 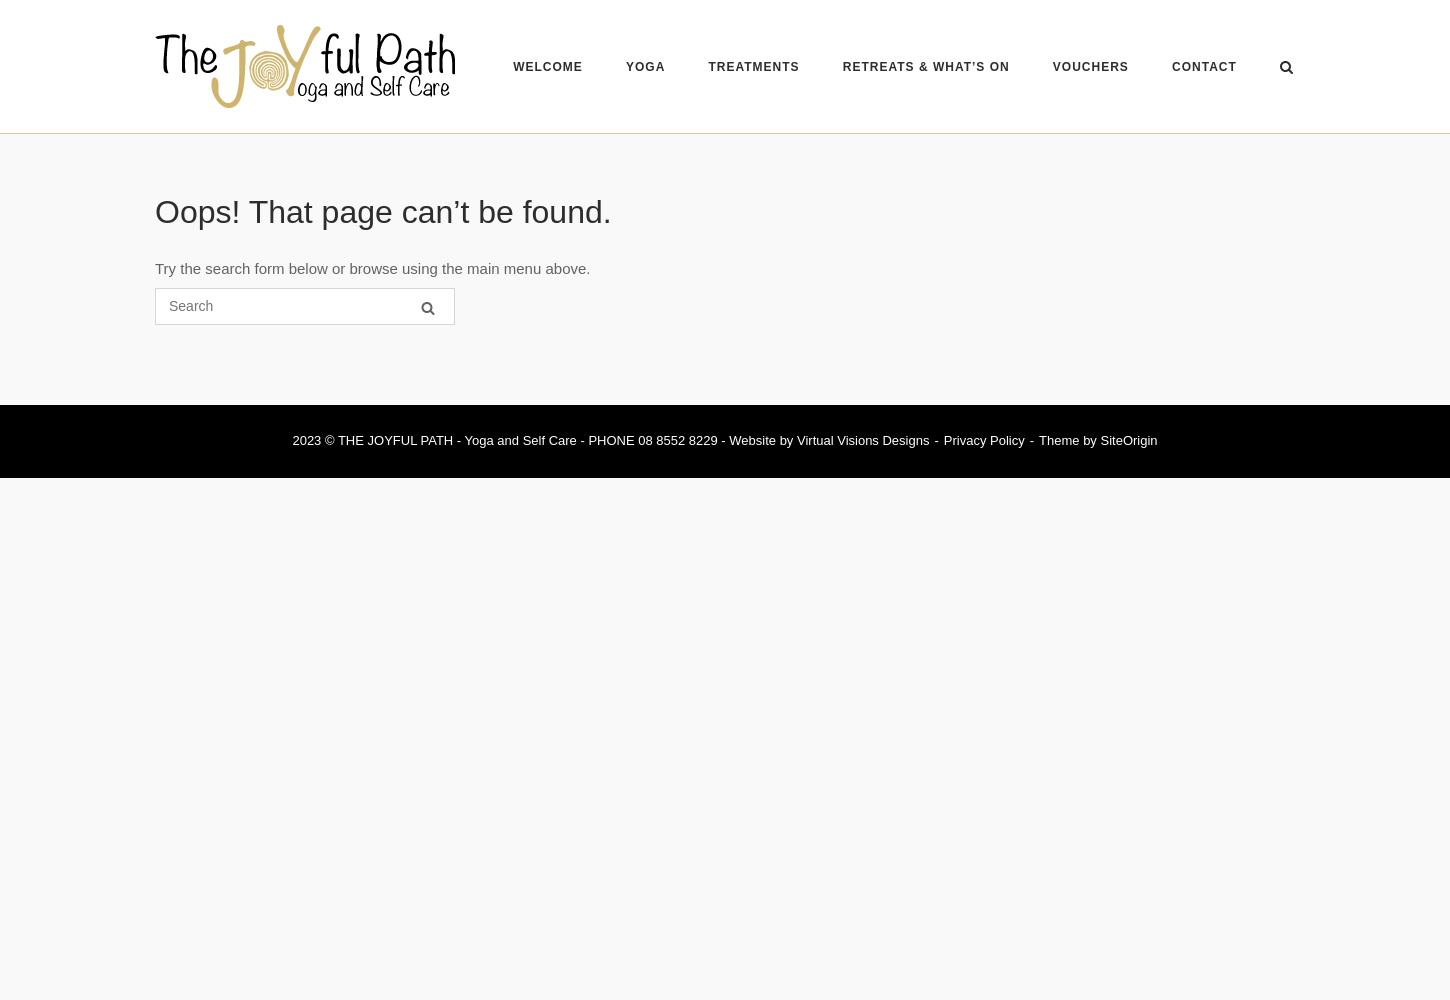 I want to click on 'CLASS SCHEDULE', so click(x=705, y=97).